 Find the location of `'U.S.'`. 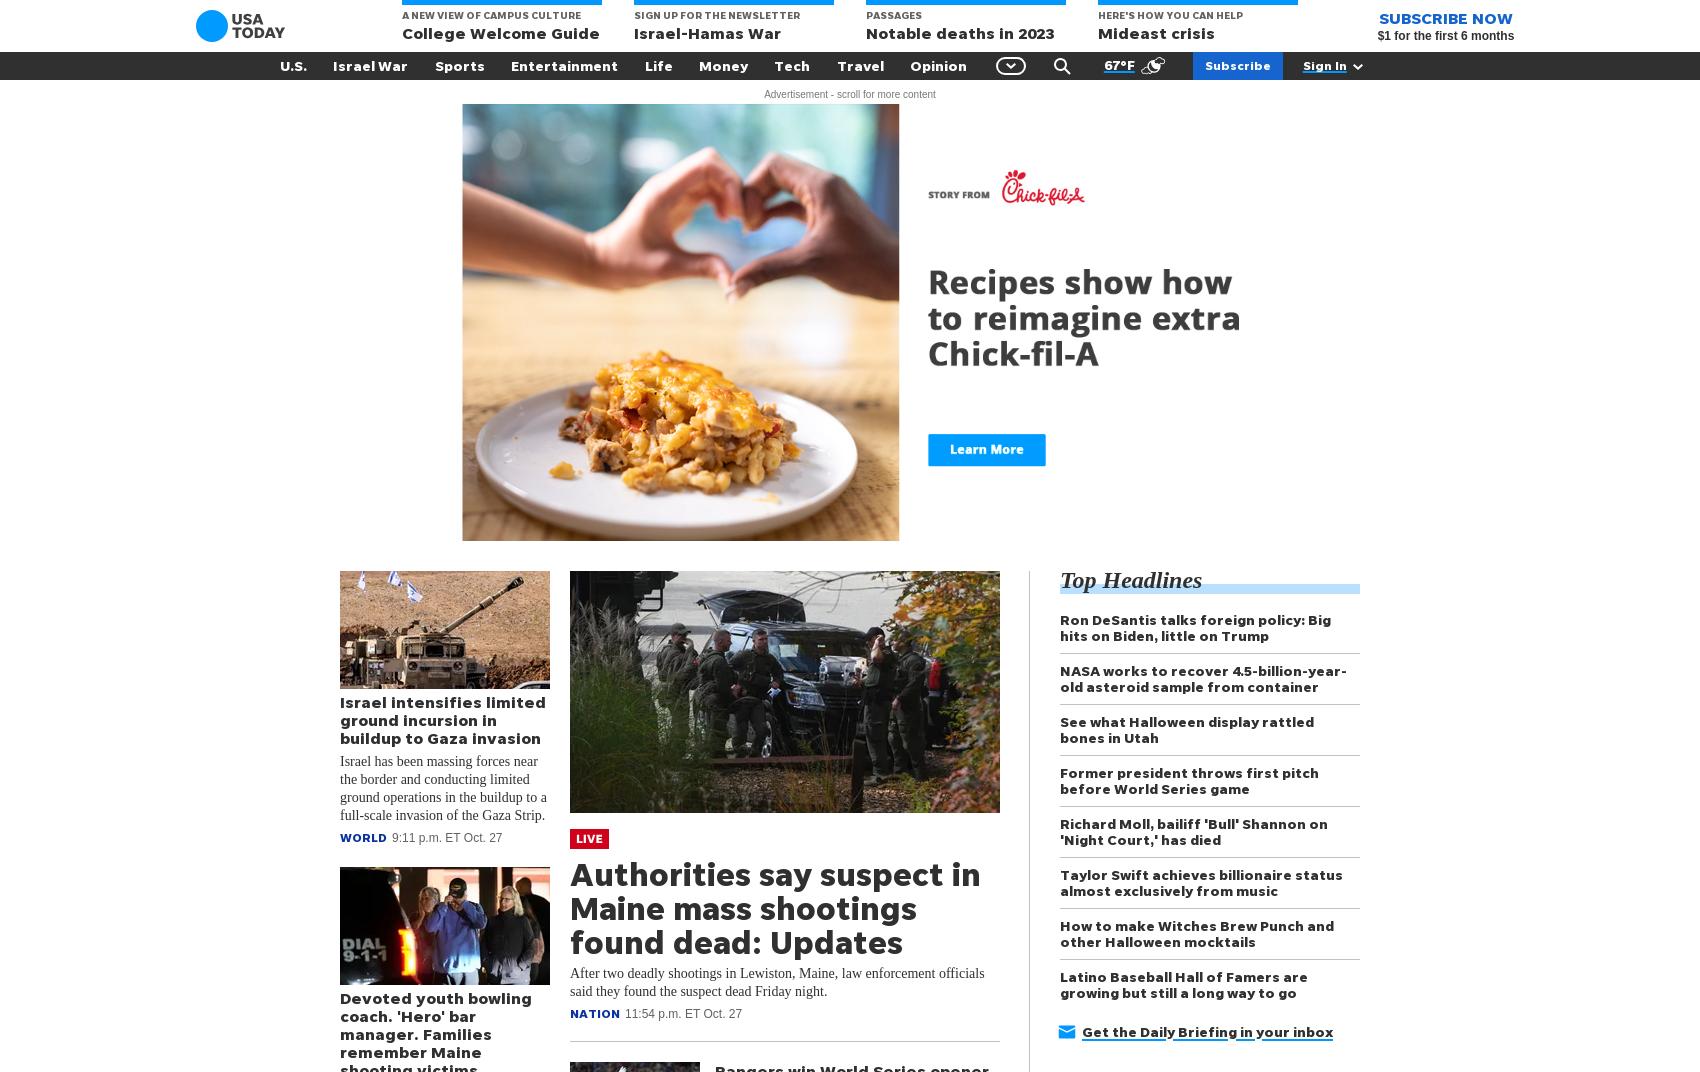

'U.S.' is located at coordinates (293, 64).